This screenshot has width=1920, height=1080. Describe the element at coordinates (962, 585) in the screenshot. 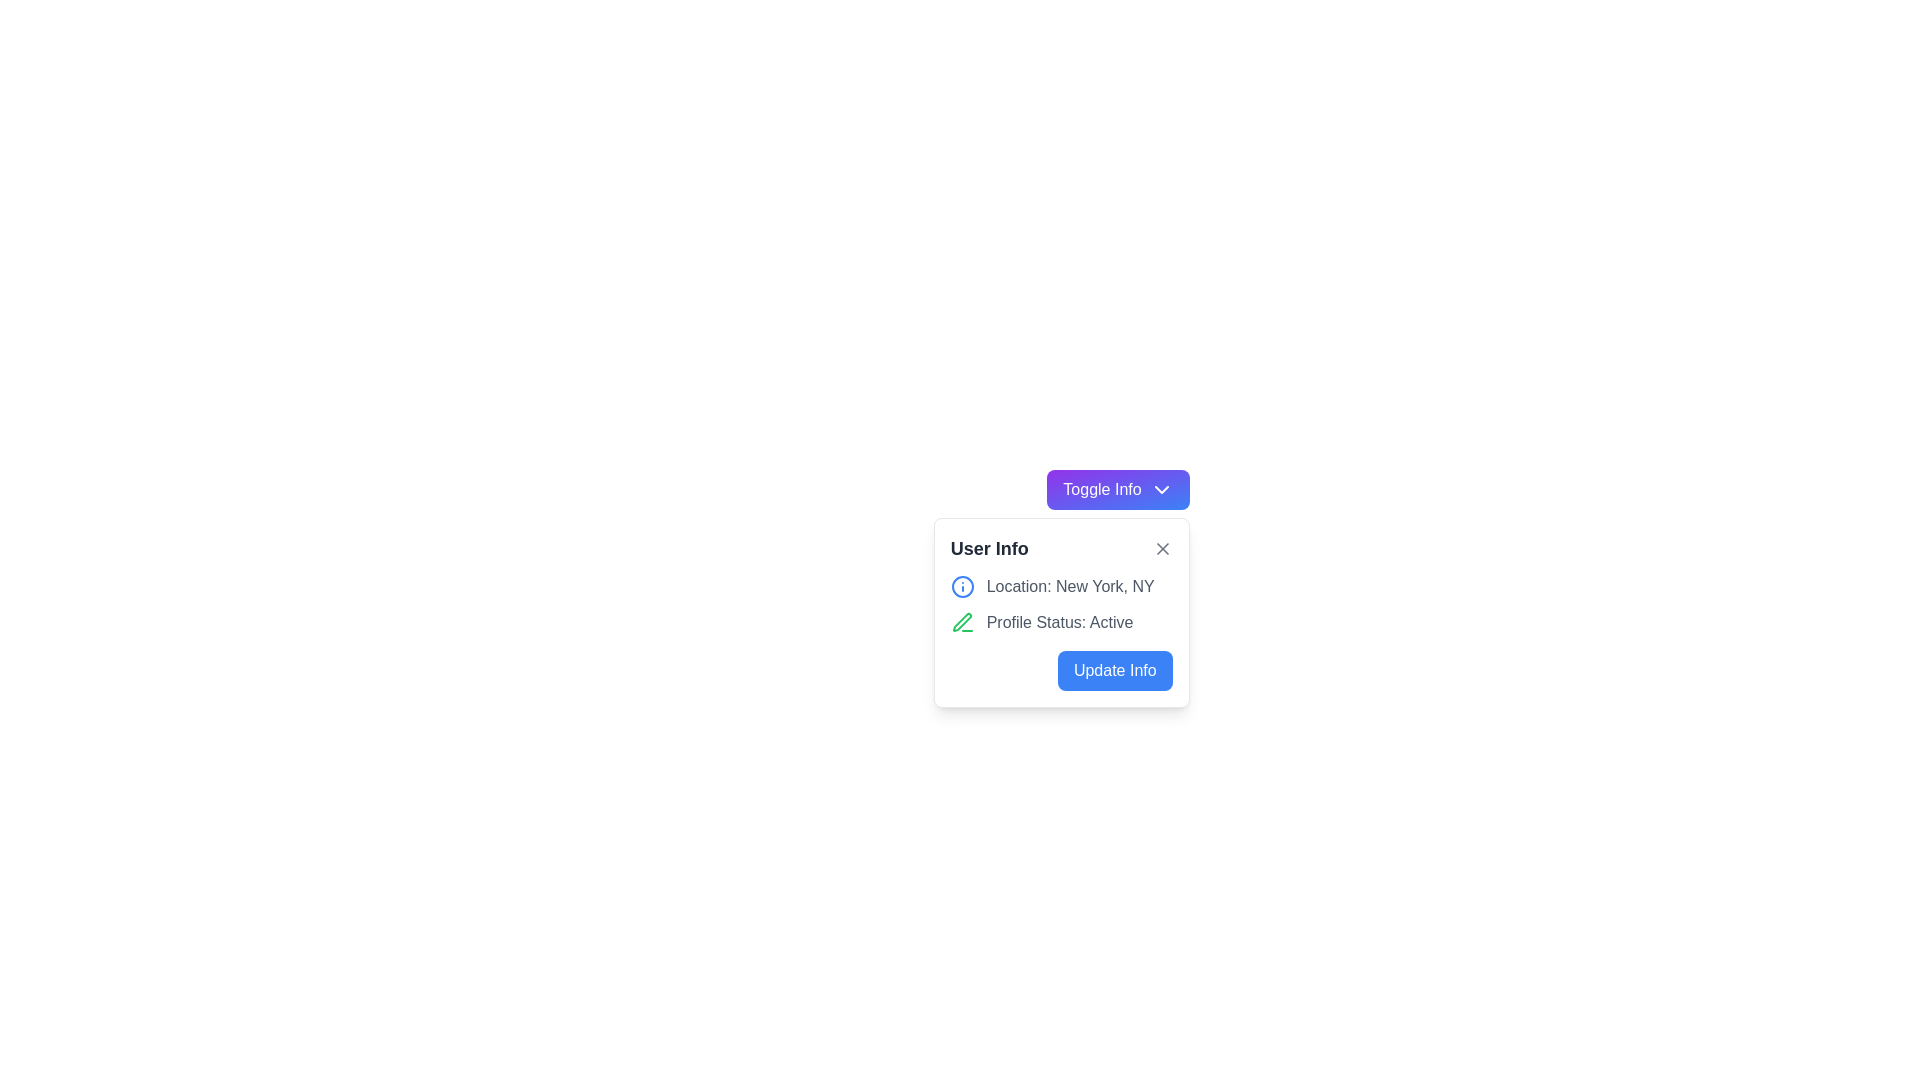

I see `location icon that indicates the 'Location: New York, NY' section of the interface for additional details` at that location.